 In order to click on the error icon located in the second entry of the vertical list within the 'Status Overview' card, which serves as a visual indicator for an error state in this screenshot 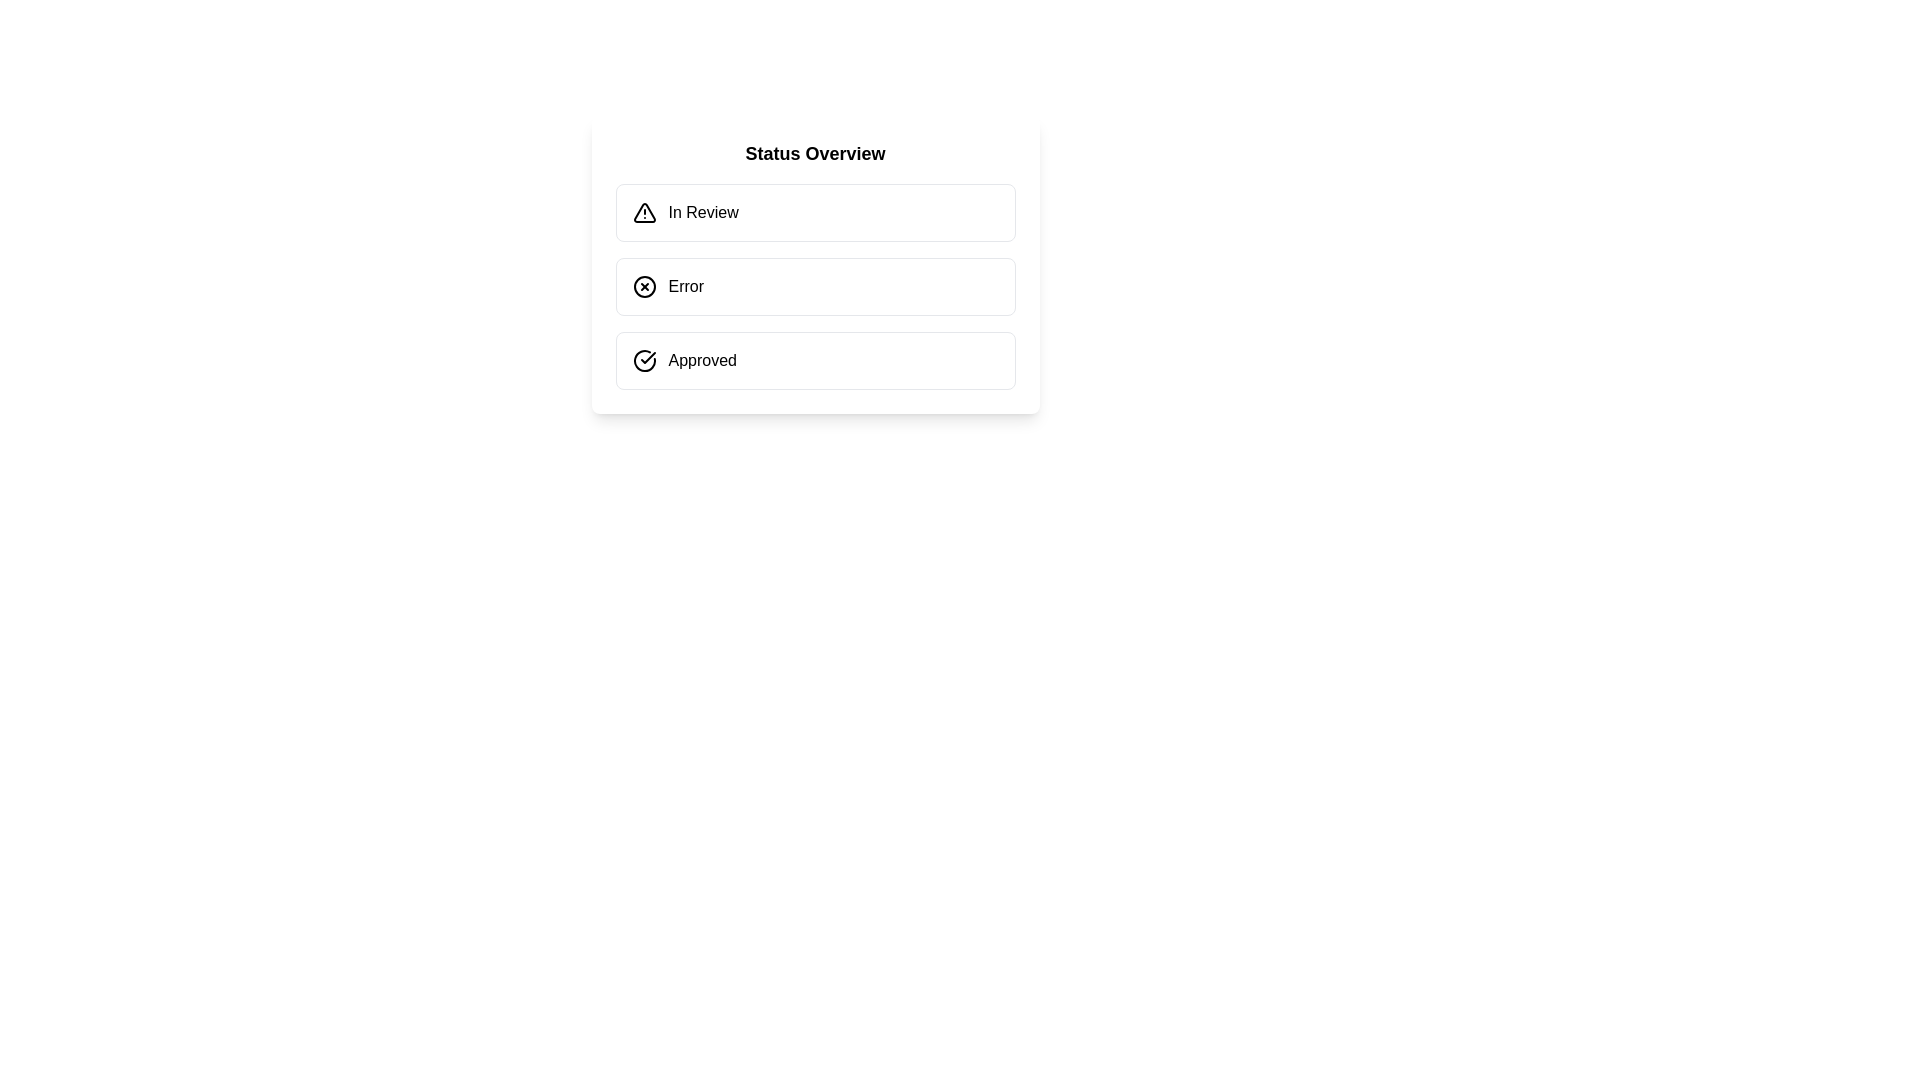, I will do `click(644, 286)`.